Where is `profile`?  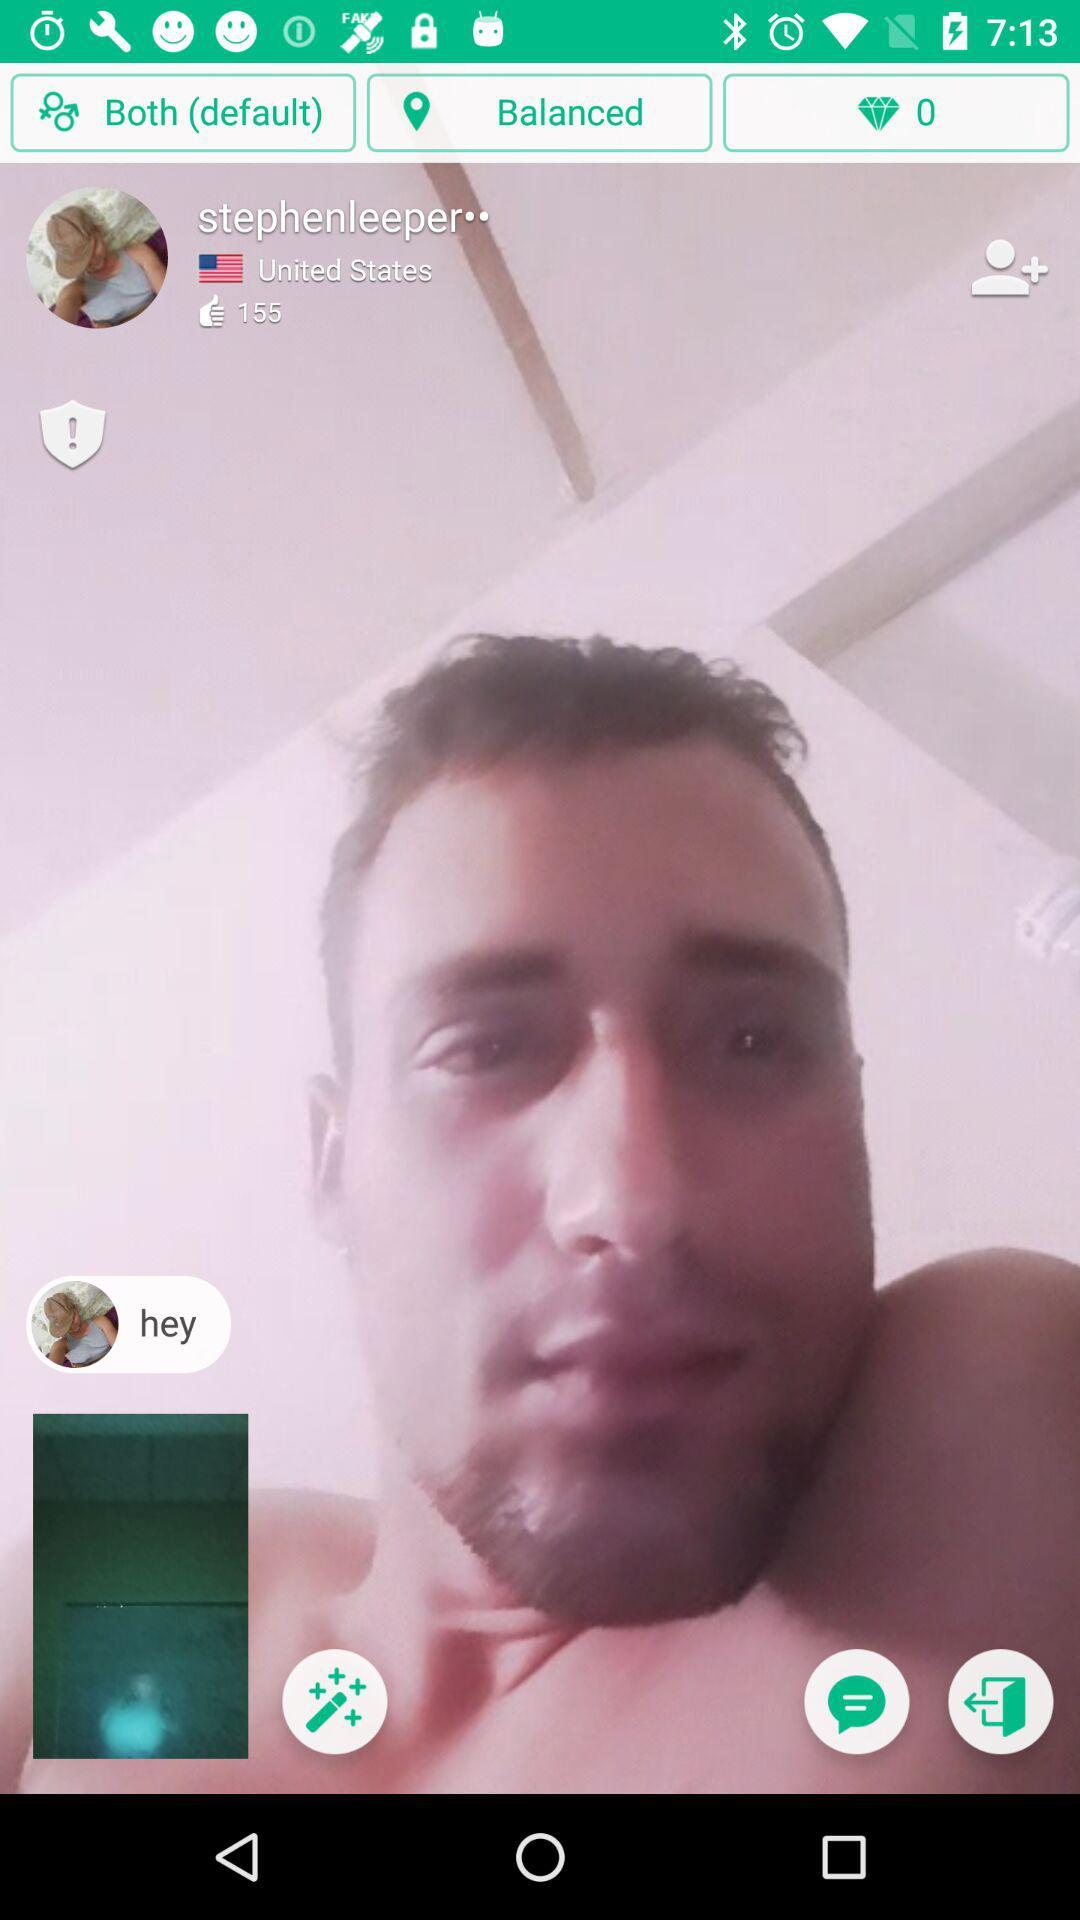 profile is located at coordinates (97, 256).